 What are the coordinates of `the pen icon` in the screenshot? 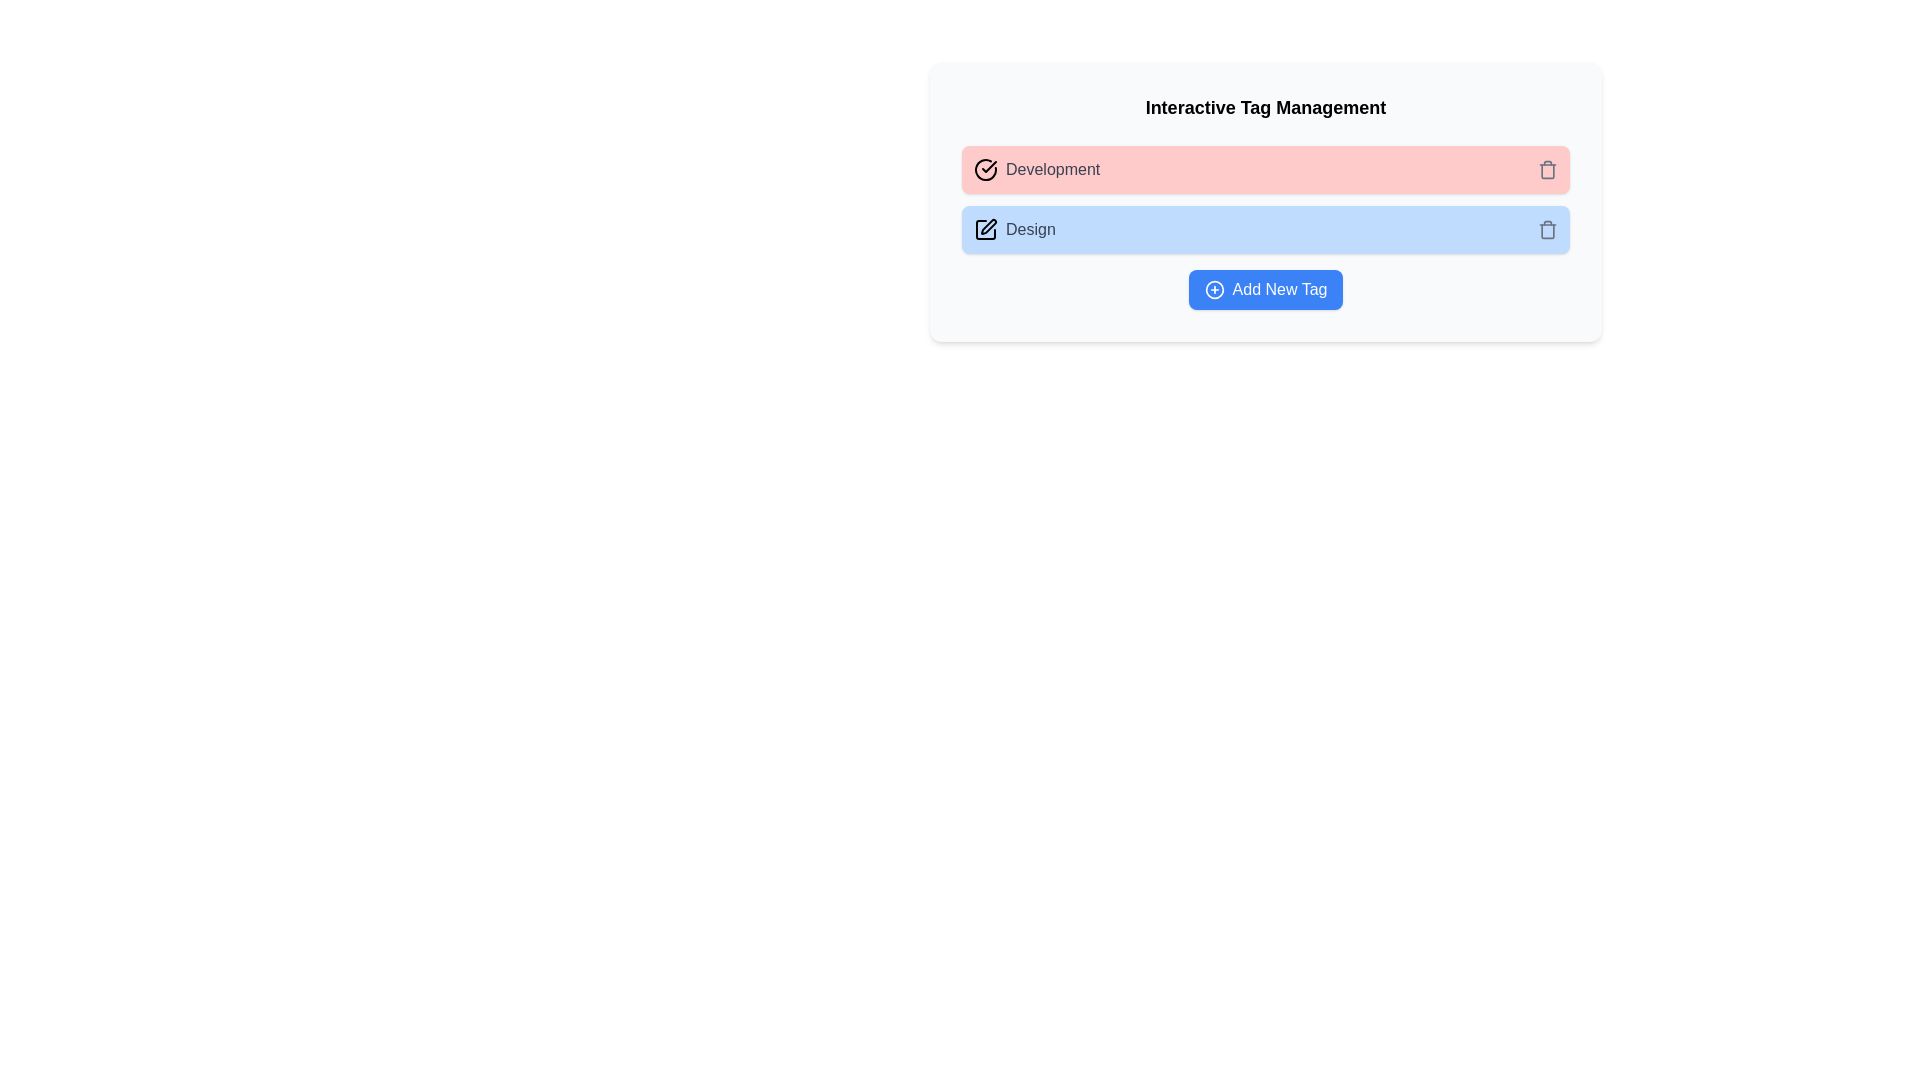 It's located at (985, 229).